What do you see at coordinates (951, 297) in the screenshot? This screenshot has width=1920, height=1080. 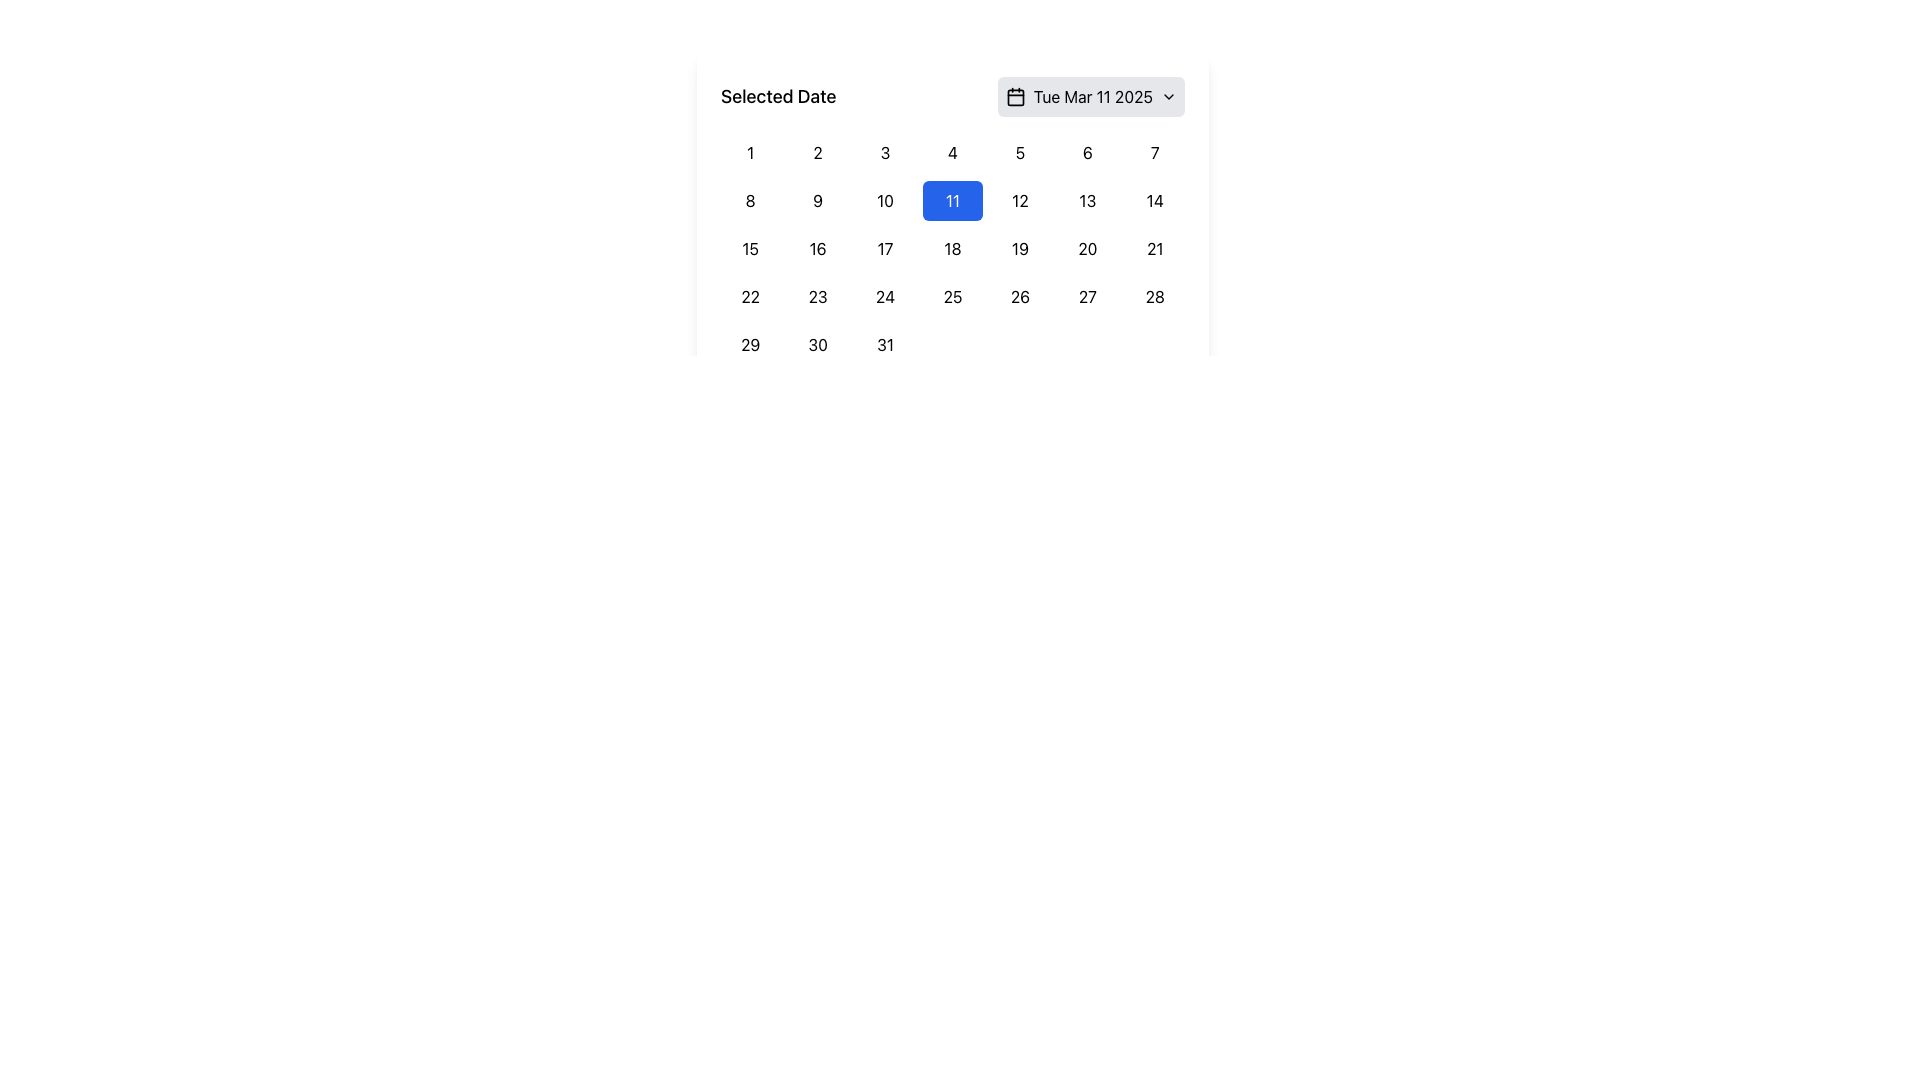 I see `the button displaying '25' in a calendar grid layout` at bounding box center [951, 297].